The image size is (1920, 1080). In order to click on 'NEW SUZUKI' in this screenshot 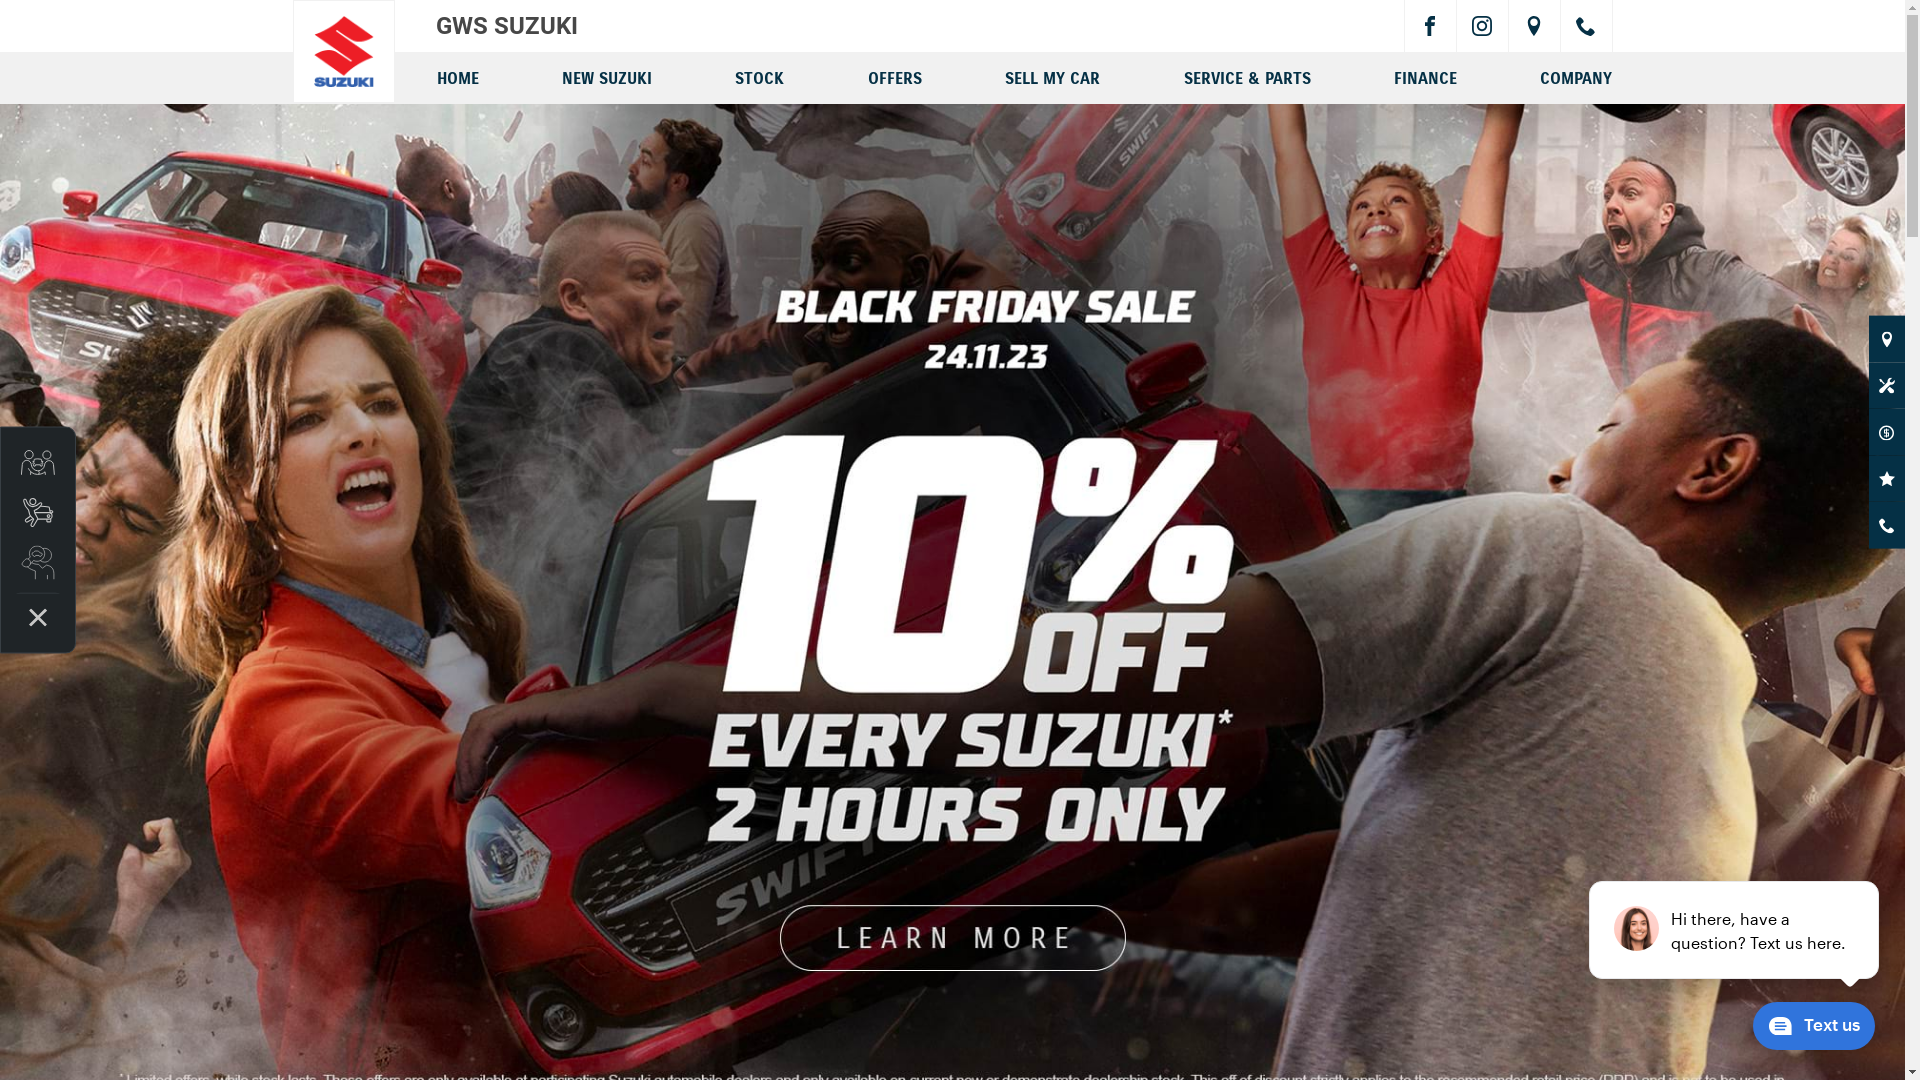, I will do `click(605, 76)`.